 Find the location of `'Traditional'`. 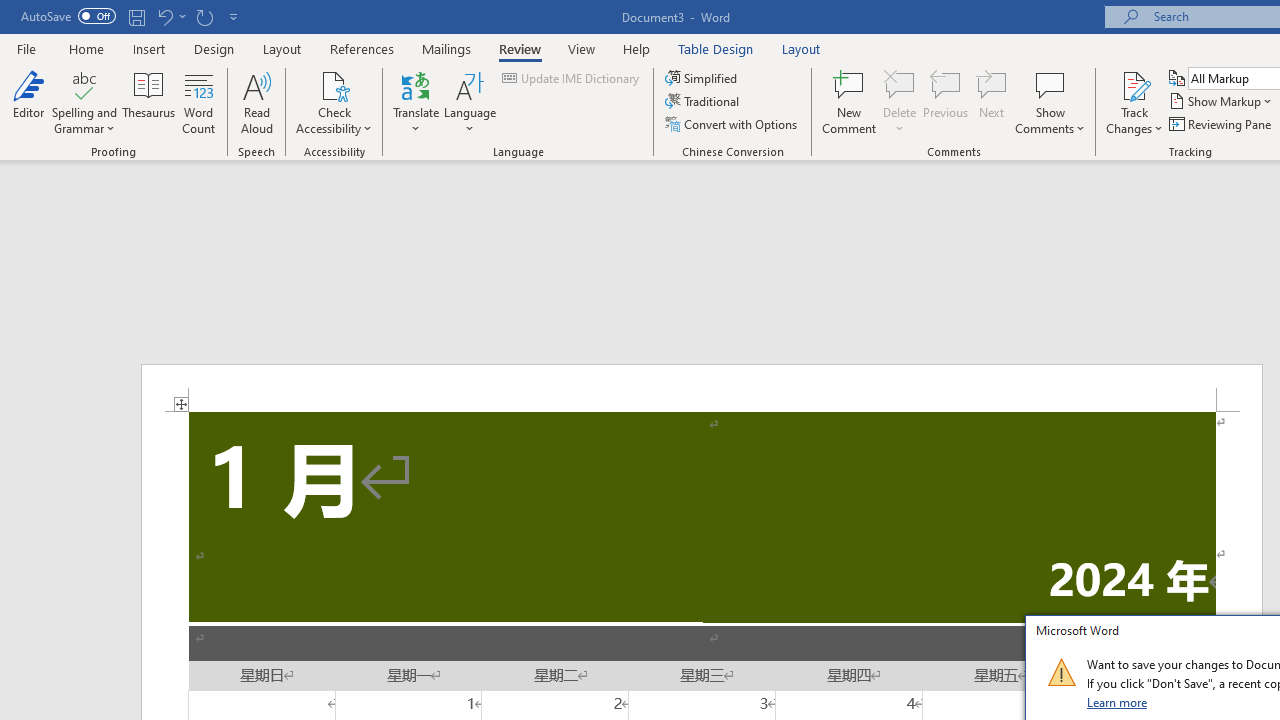

'Traditional' is located at coordinates (704, 101).